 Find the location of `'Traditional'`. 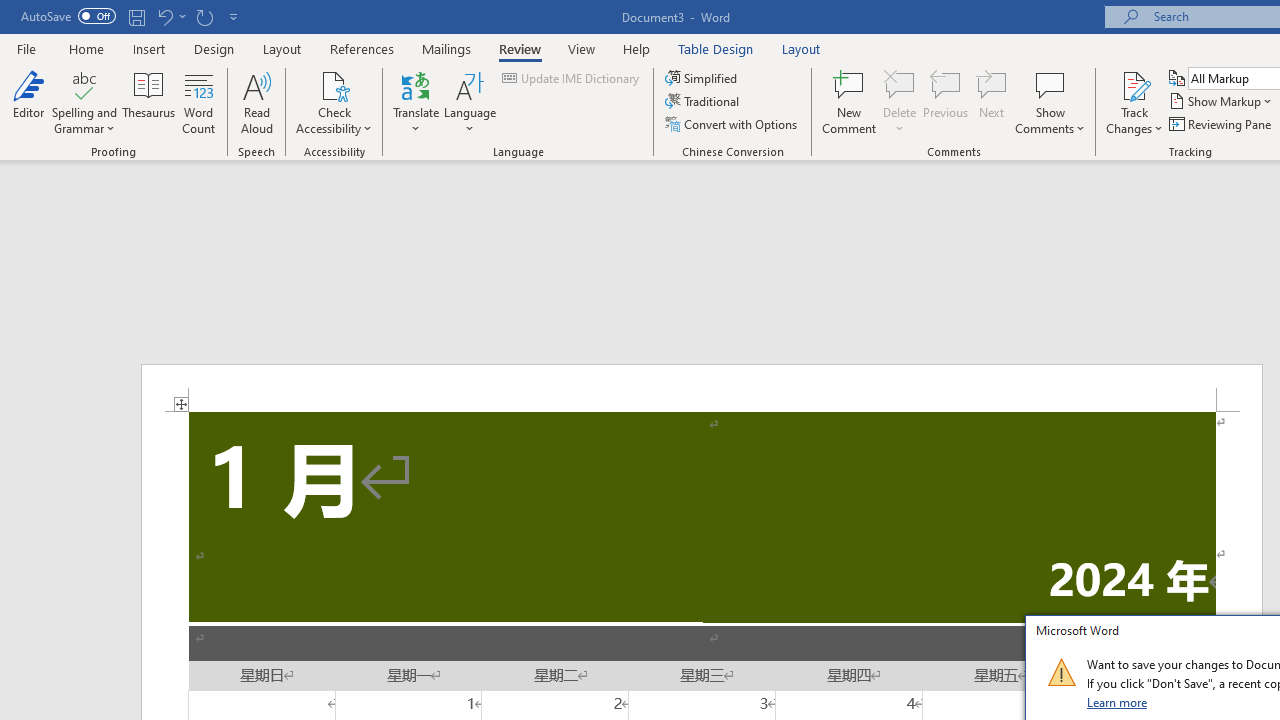

'Traditional' is located at coordinates (704, 101).